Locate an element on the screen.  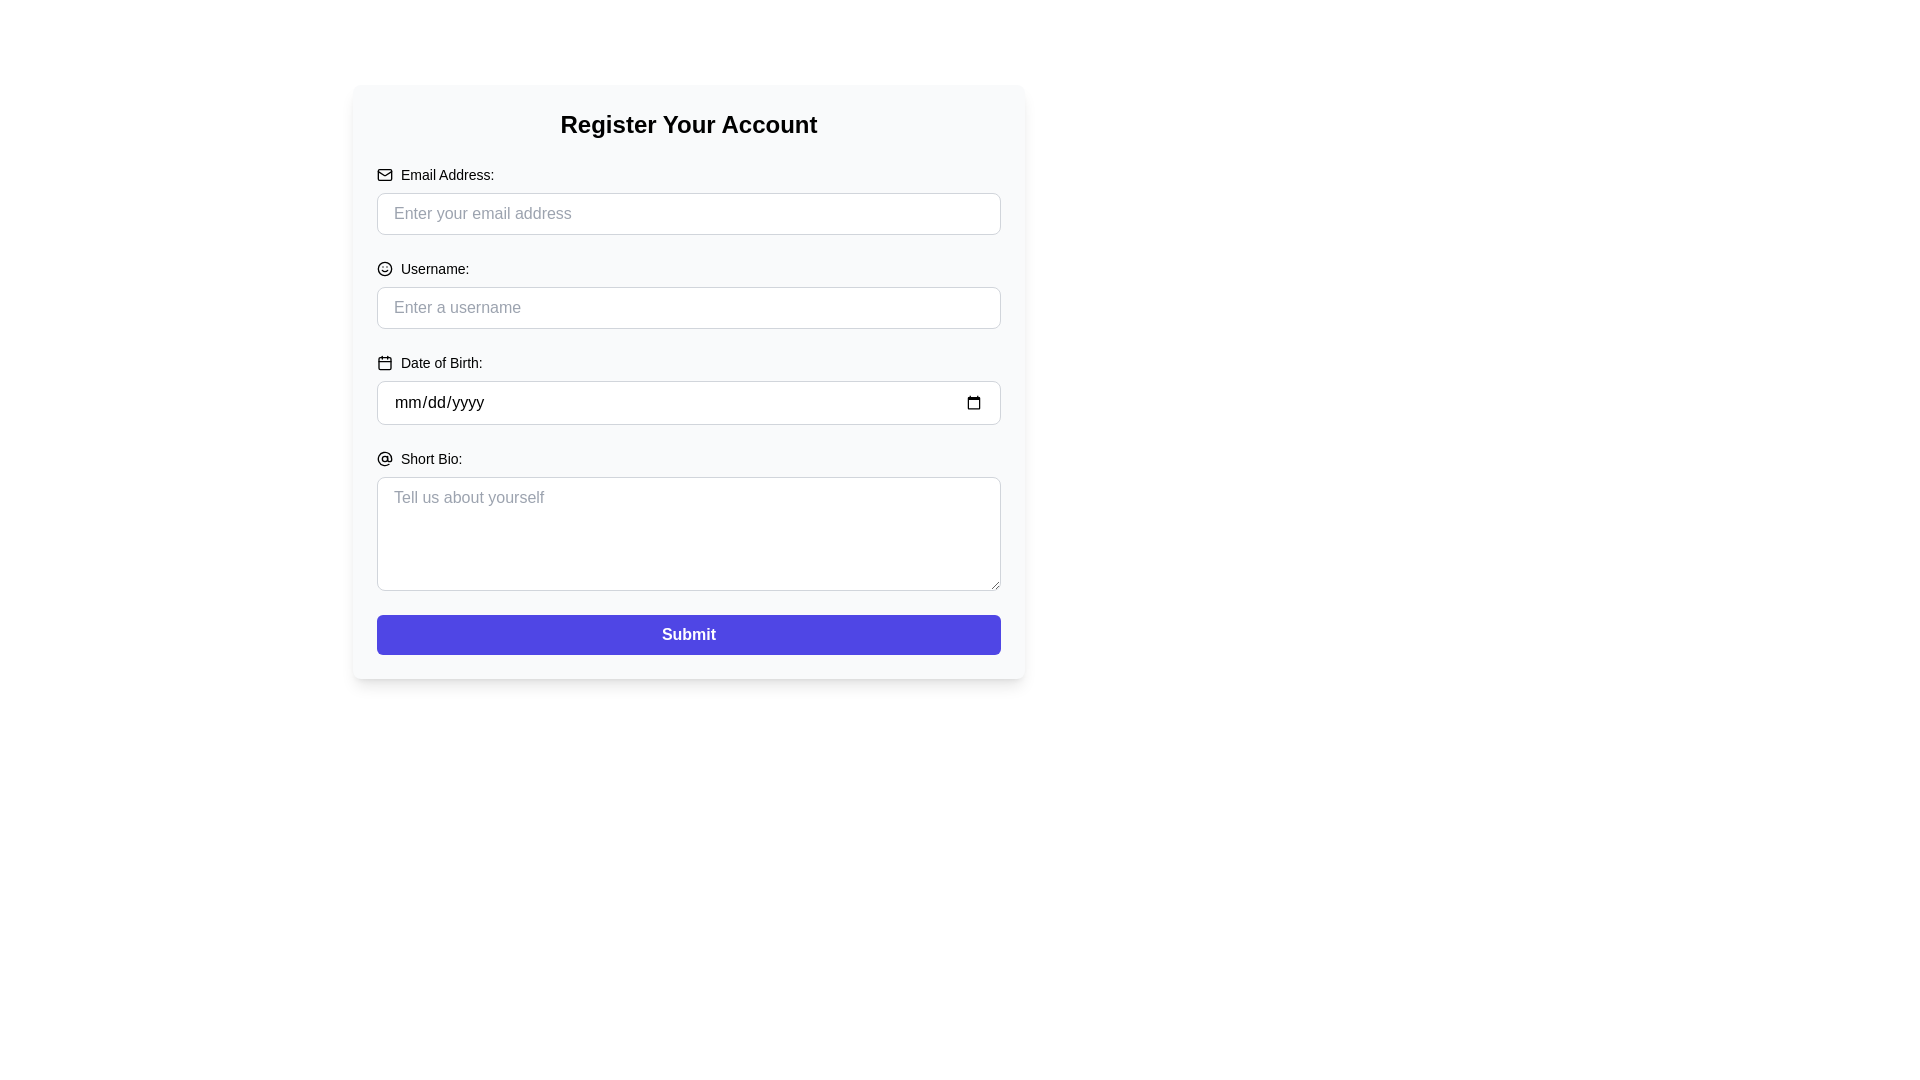
the date picker icon located to the left of the 'Date of Birth' text input field is located at coordinates (384, 362).